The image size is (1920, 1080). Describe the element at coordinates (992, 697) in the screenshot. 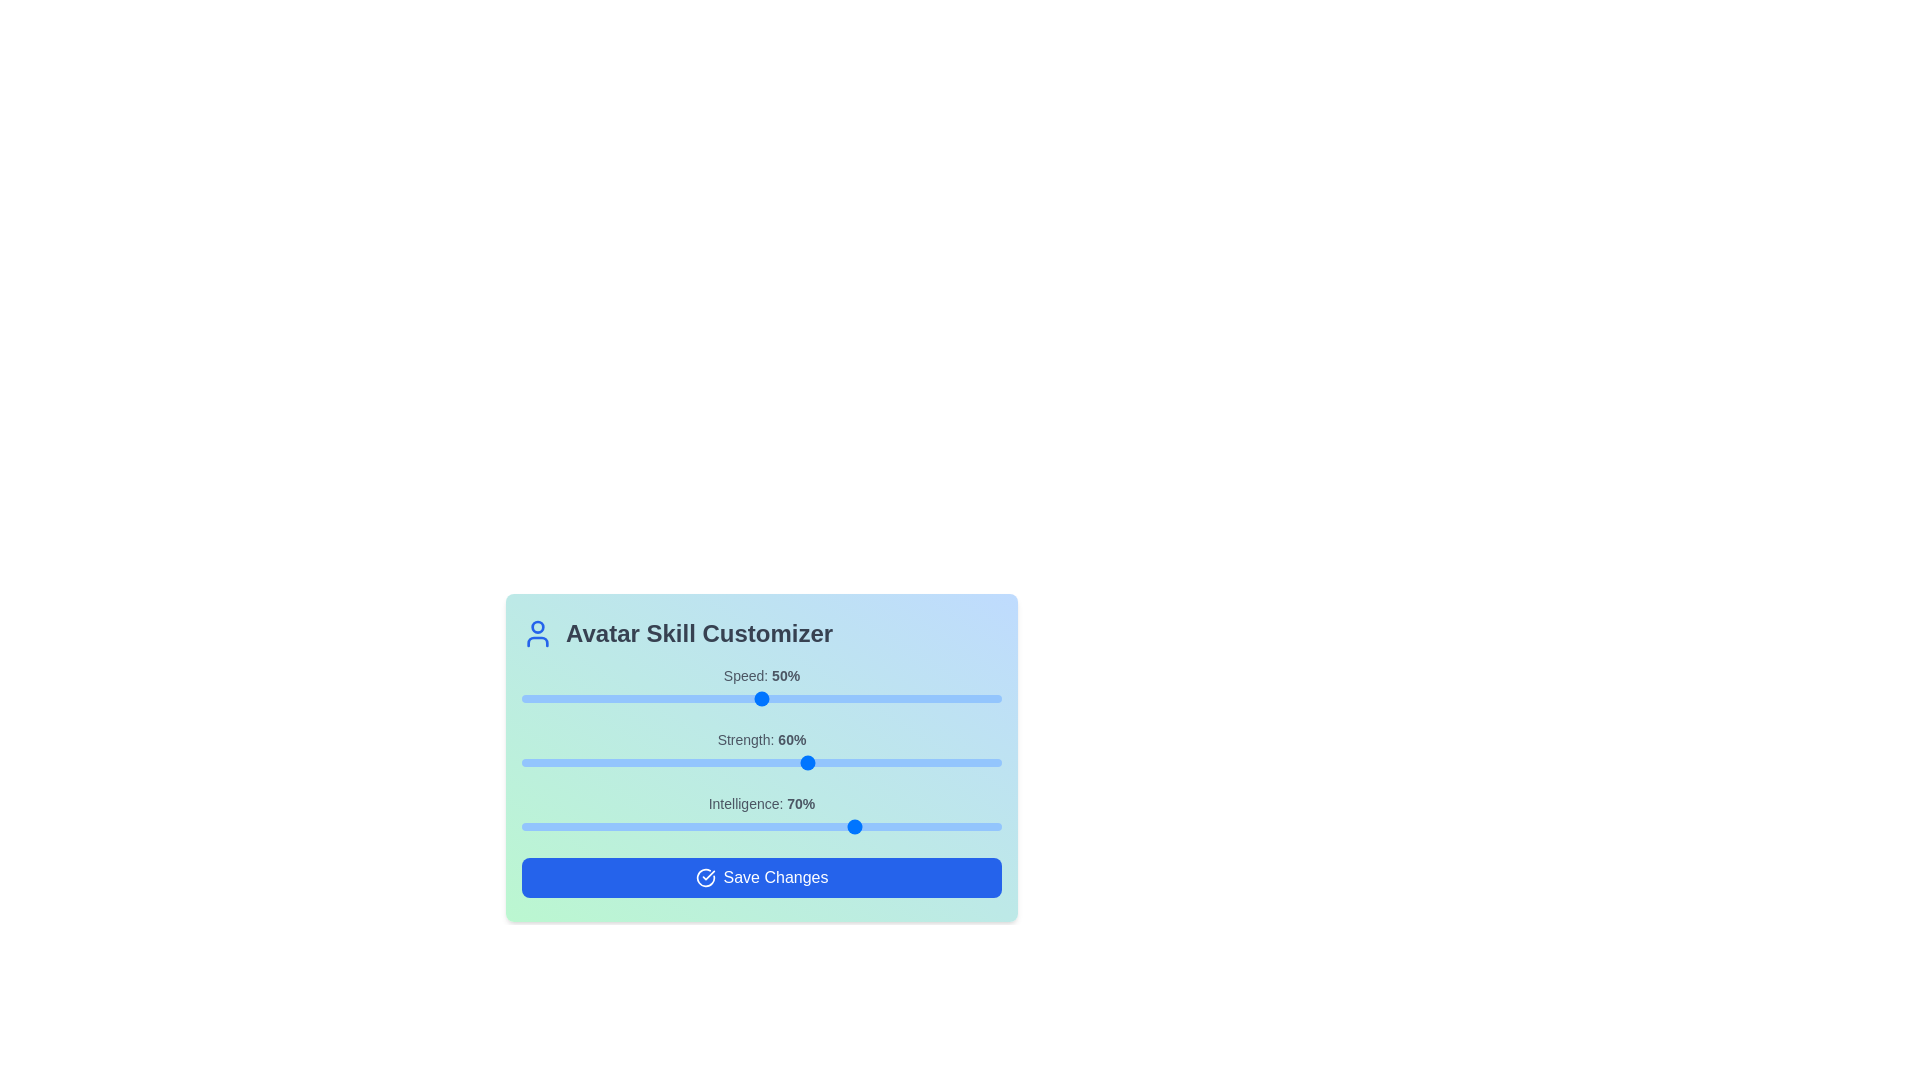

I see `the speed` at that location.